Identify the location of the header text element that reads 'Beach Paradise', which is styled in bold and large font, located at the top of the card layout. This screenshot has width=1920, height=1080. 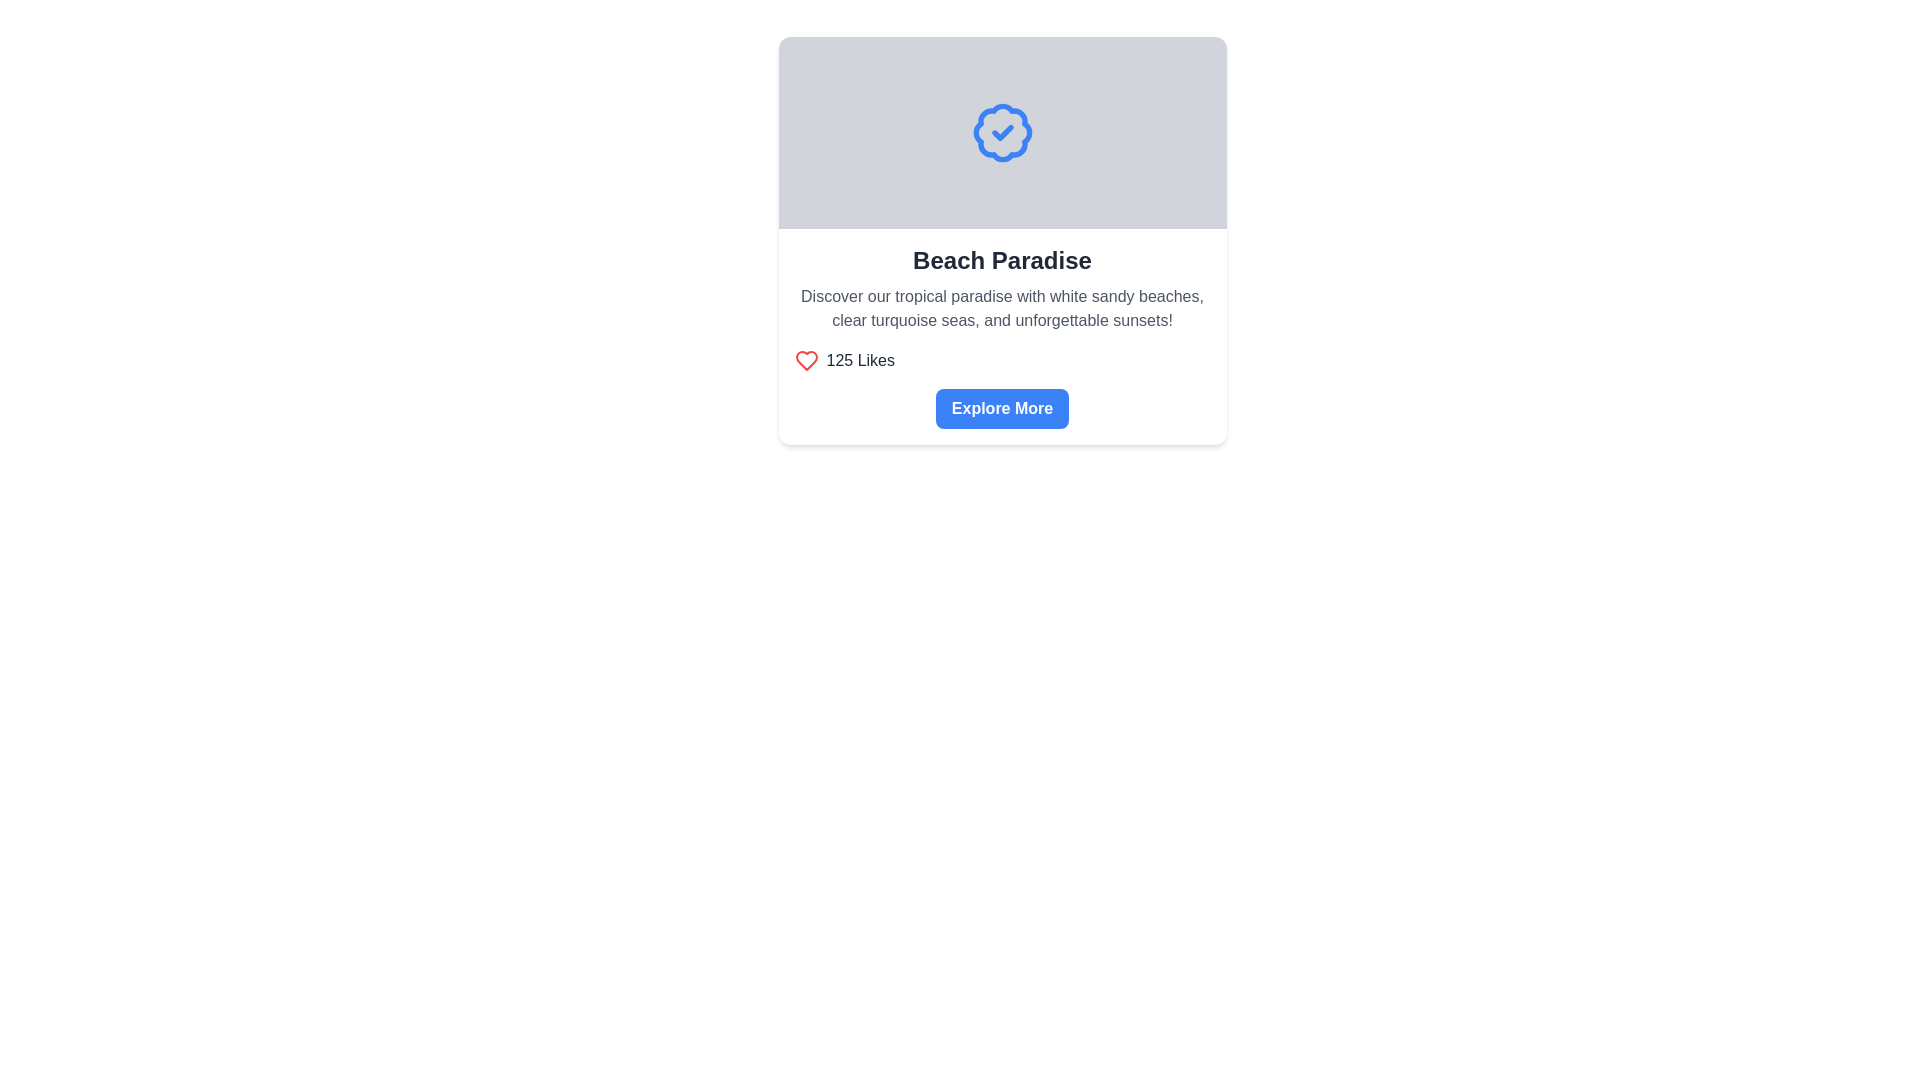
(1002, 260).